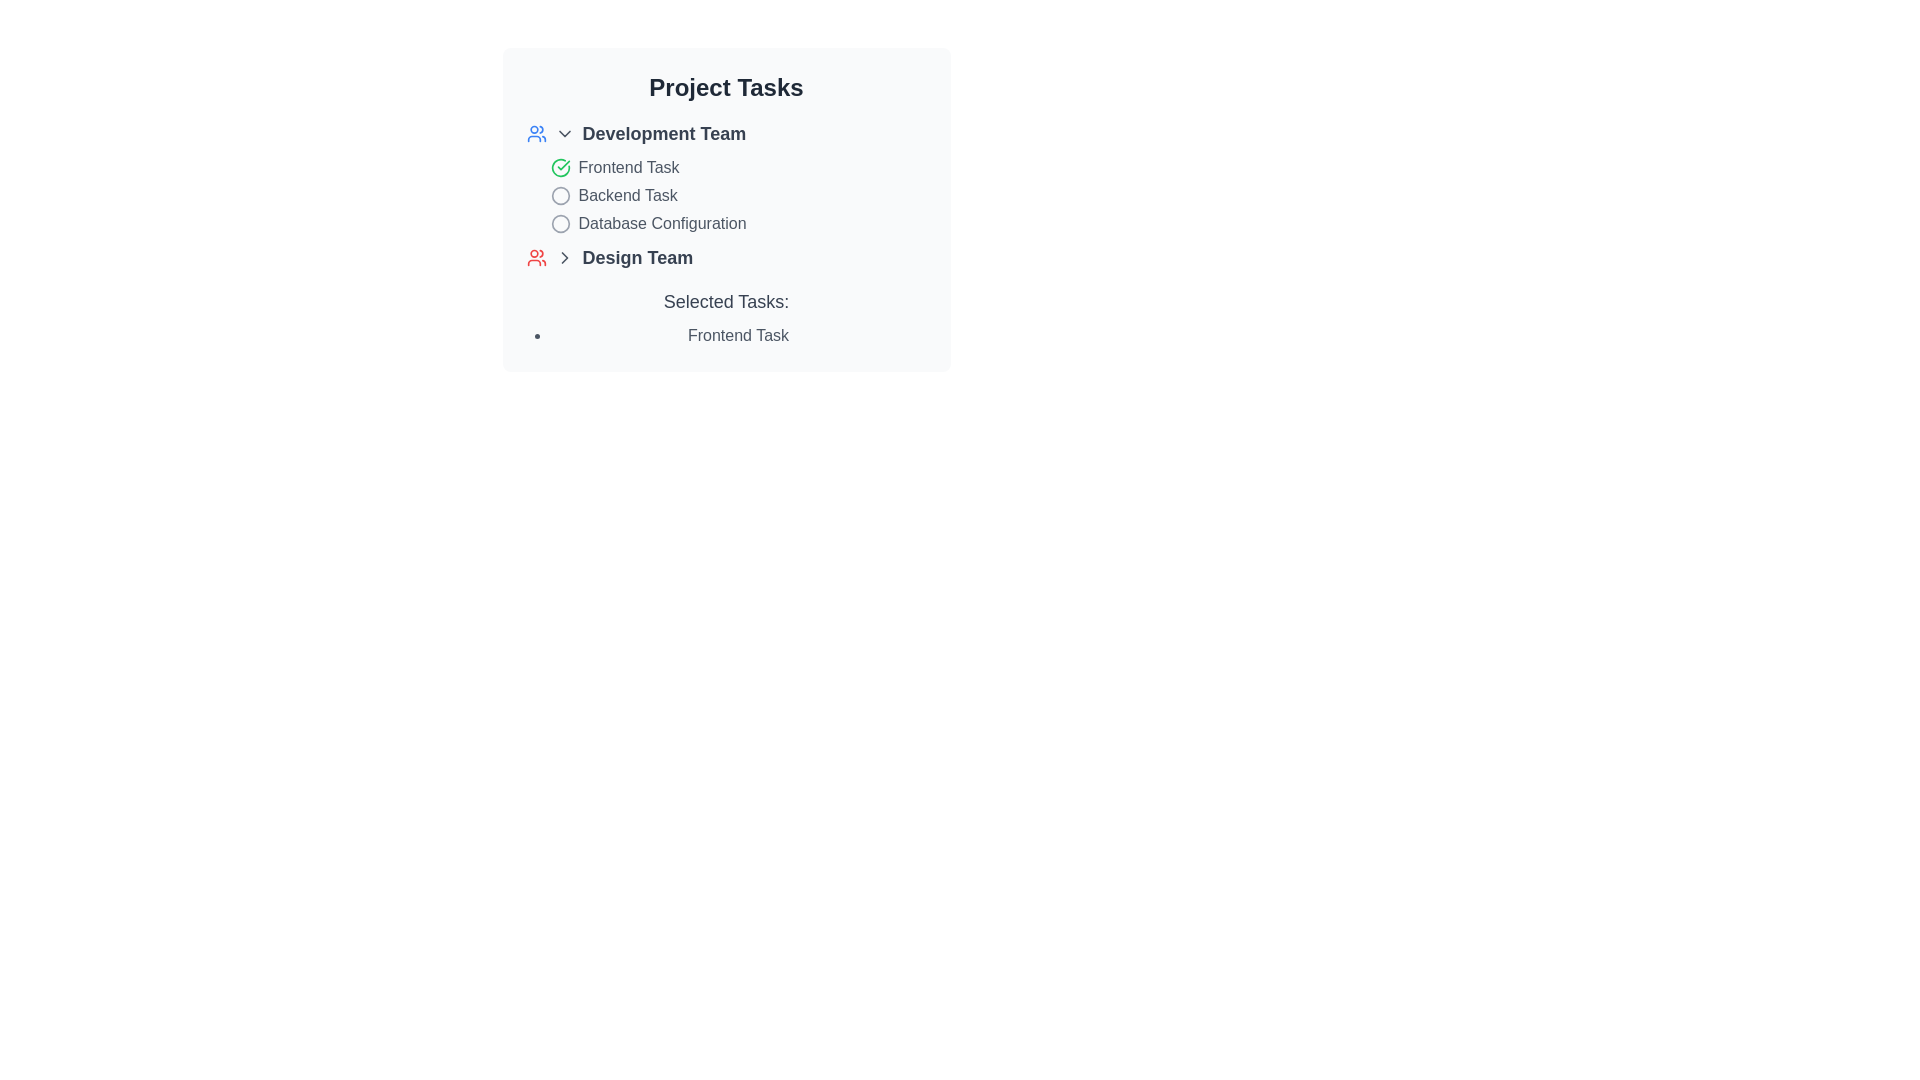 Image resolution: width=1920 pixels, height=1080 pixels. What do you see at coordinates (725, 301) in the screenshot?
I see `the 'Selected Tasks:' label, which is styled in a medium-sized, gray-colored font and serves as a heading for the 'Design Team' section under 'Project Tasks'` at bounding box center [725, 301].